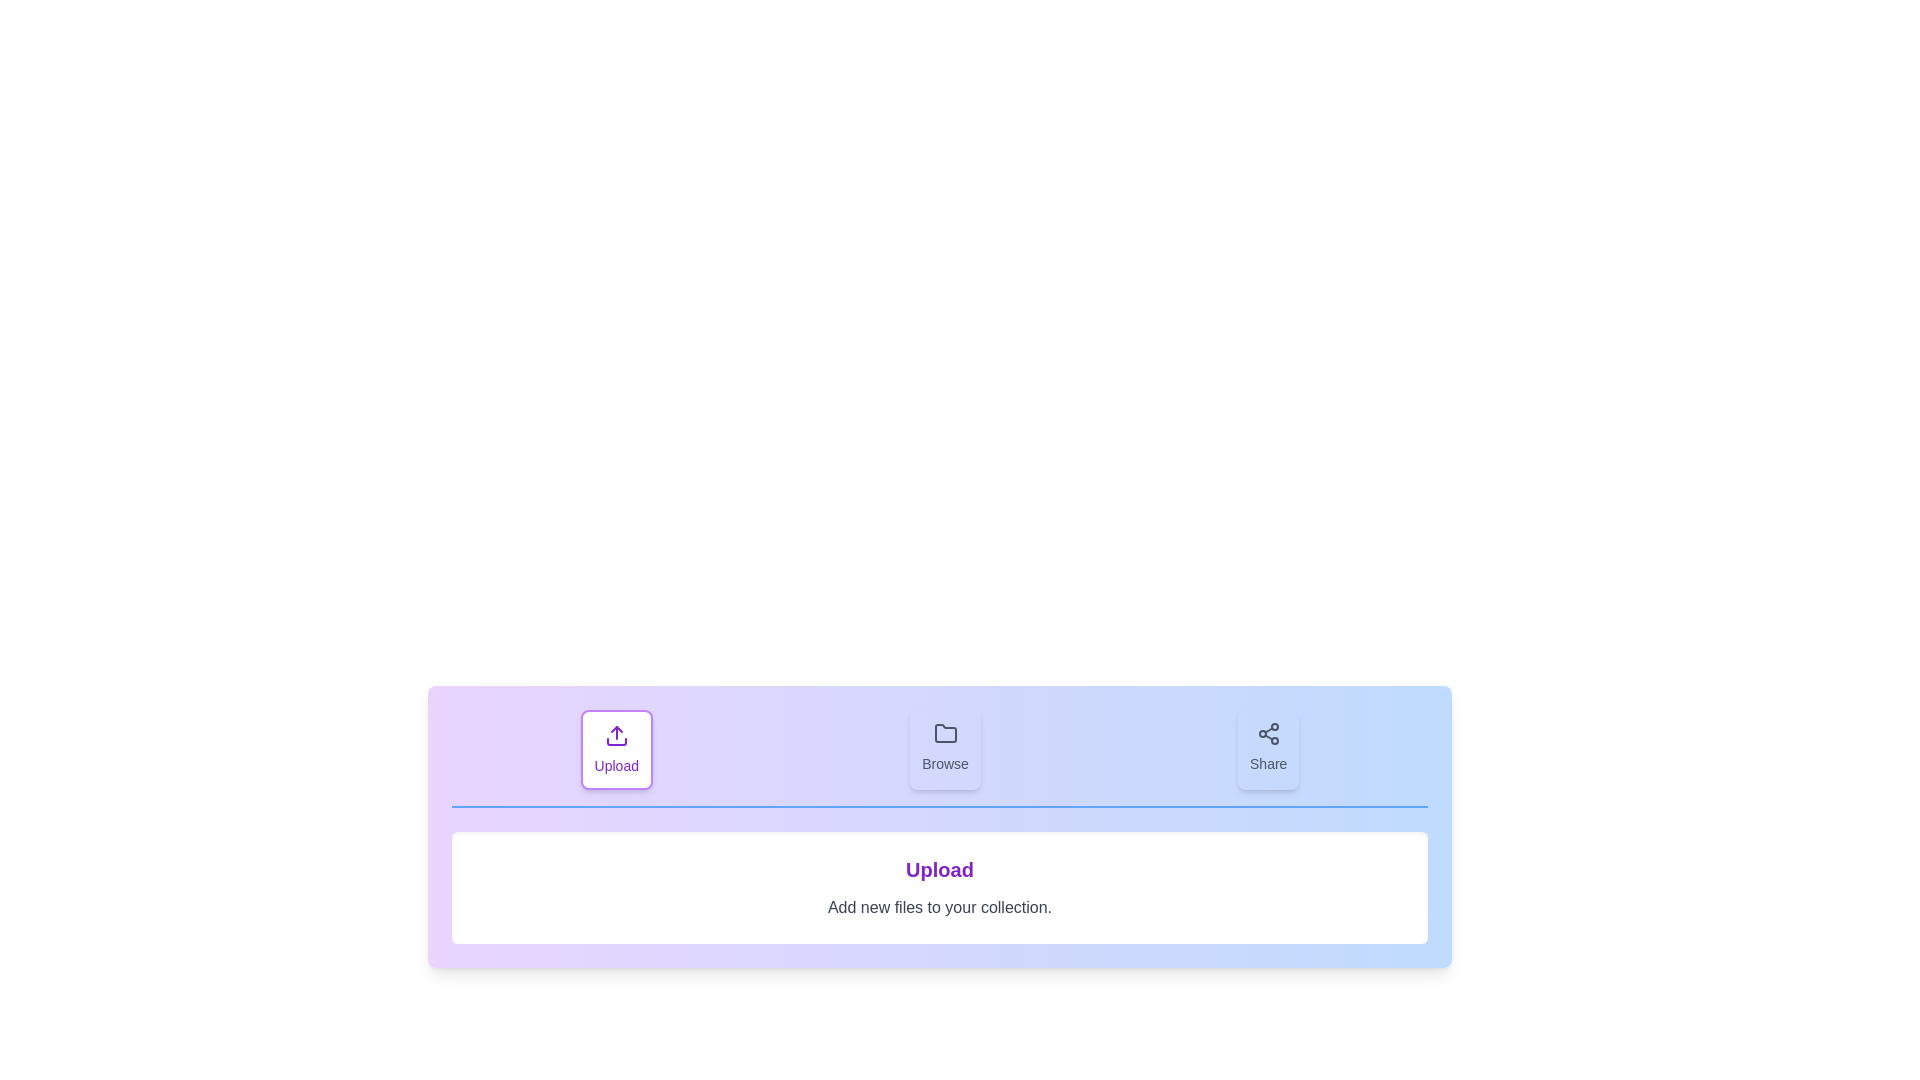 Image resolution: width=1920 pixels, height=1080 pixels. What do you see at coordinates (1267, 749) in the screenshot?
I see `the Share tab` at bounding box center [1267, 749].